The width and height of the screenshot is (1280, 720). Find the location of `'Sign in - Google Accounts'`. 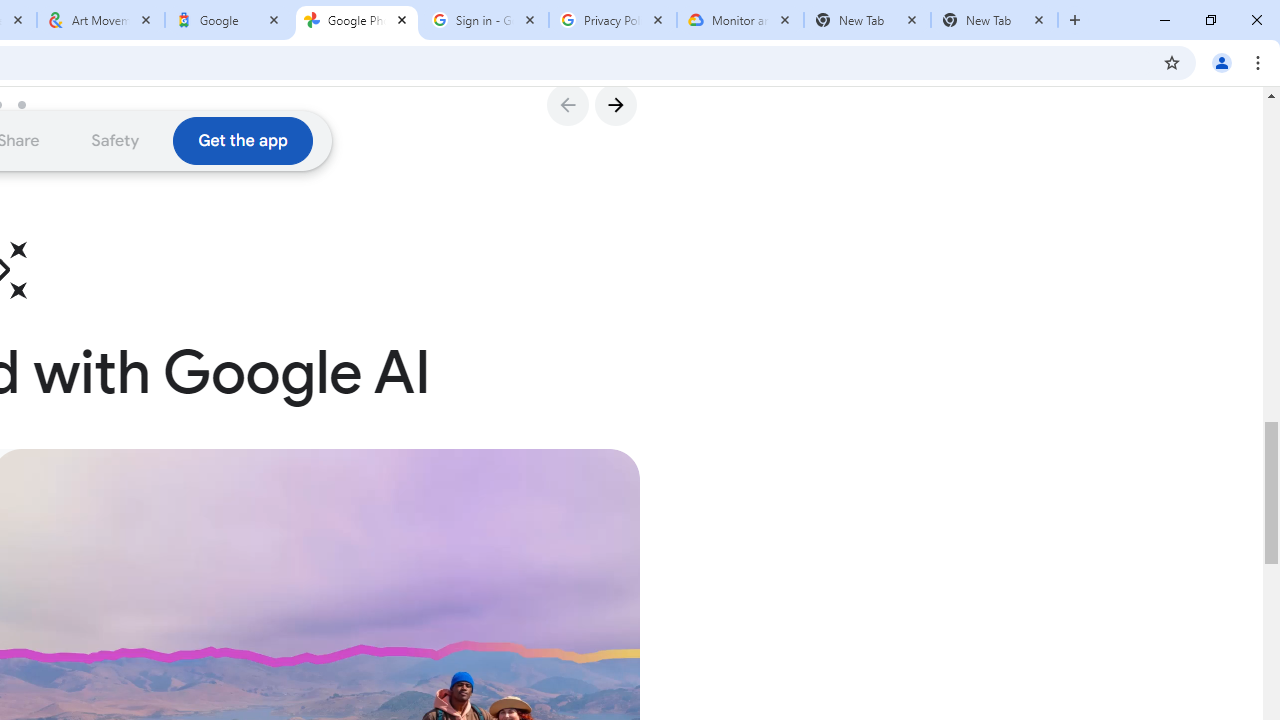

'Sign in - Google Accounts' is located at coordinates (485, 20).